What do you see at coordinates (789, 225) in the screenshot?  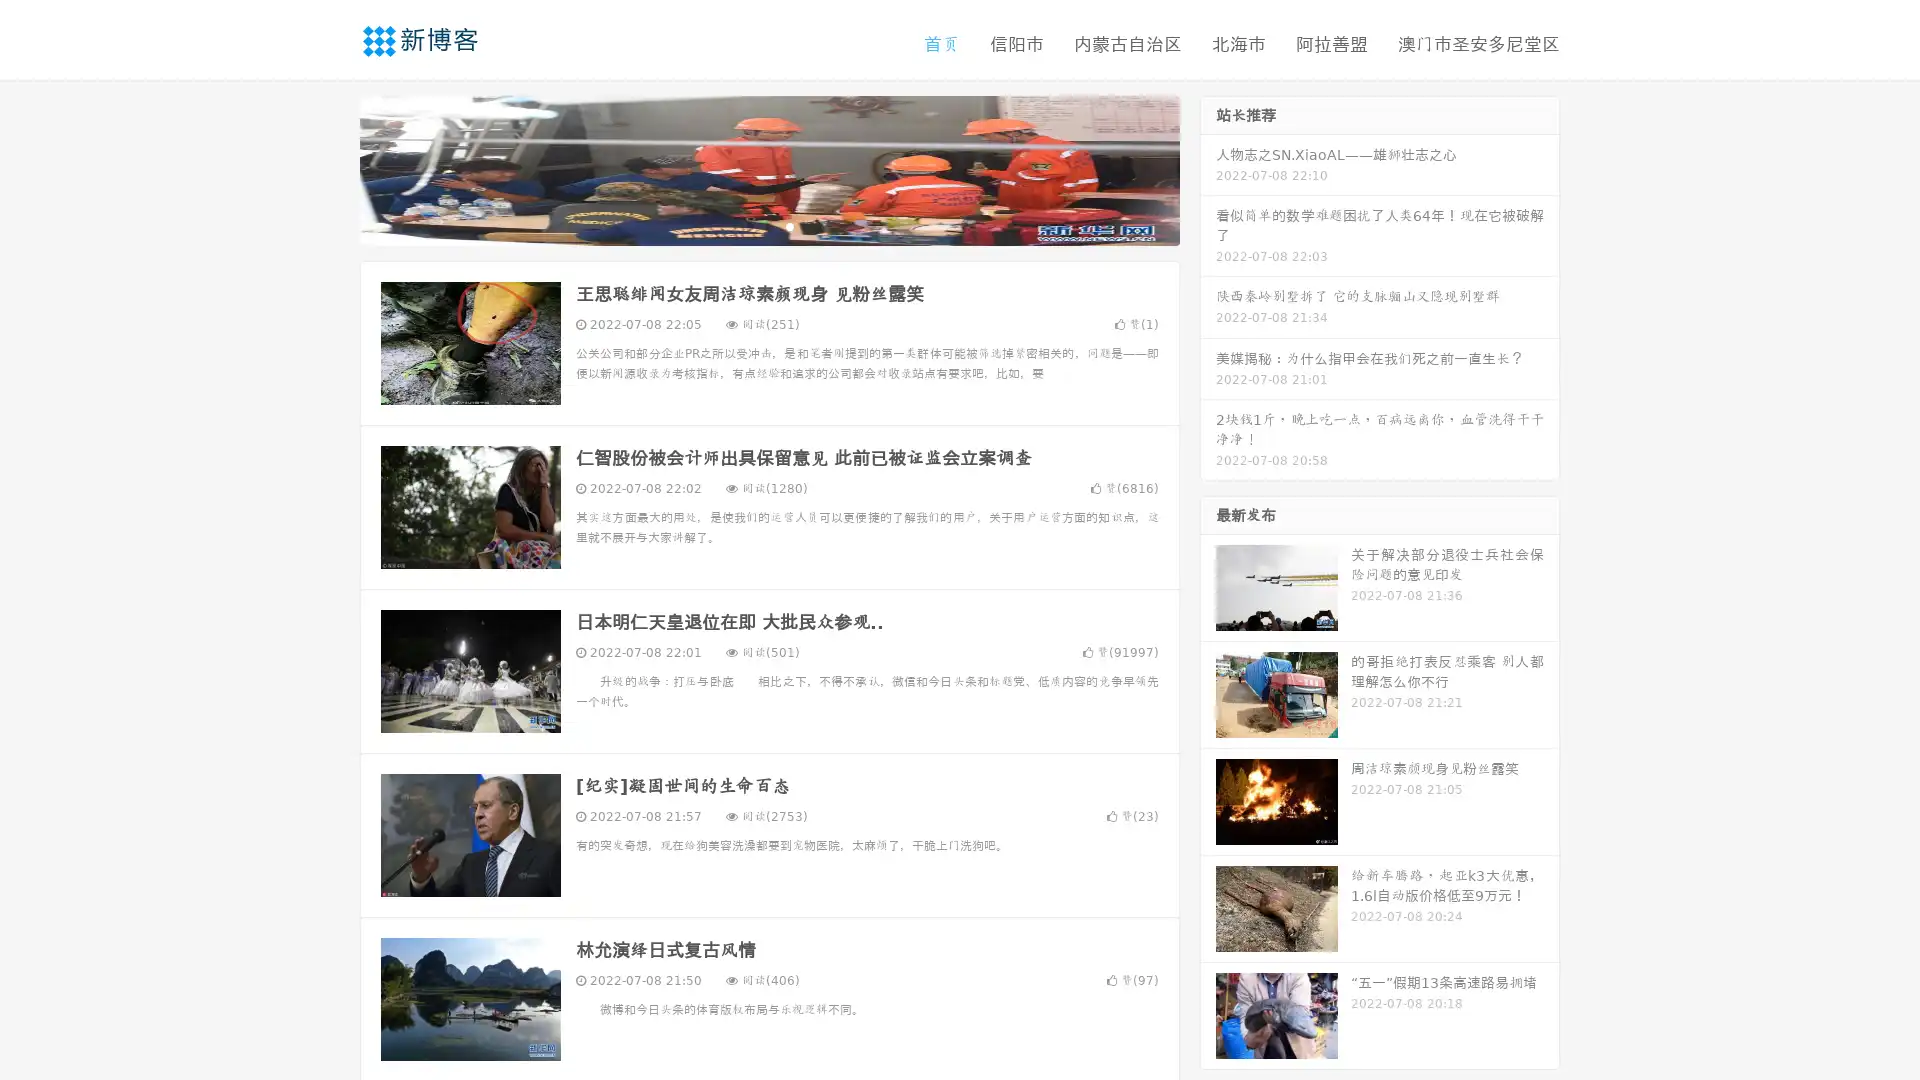 I see `Go to slide 3` at bounding box center [789, 225].